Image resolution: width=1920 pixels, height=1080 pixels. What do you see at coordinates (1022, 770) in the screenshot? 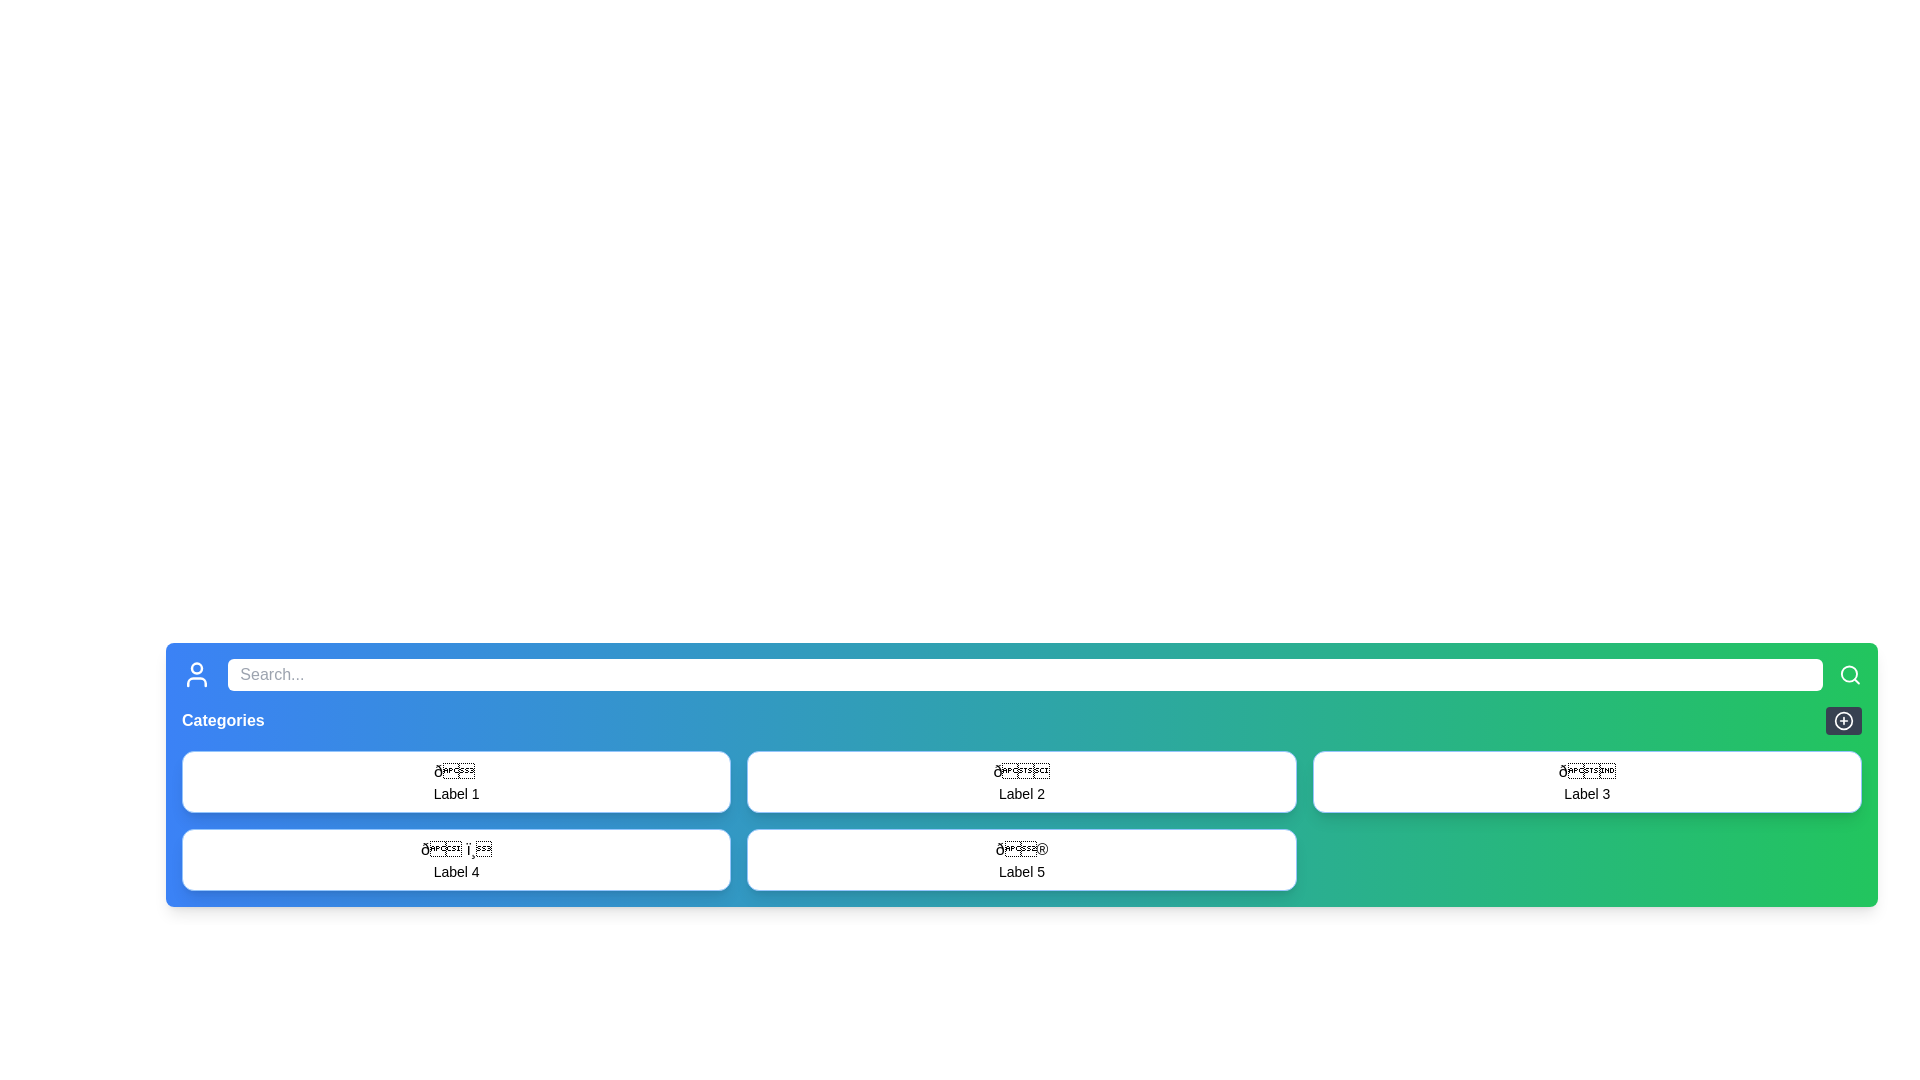
I see `the emoji icon resembling a closed book, which is positioned at the top-center inside the white rounded rectangle labeled 'Label 2'` at bounding box center [1022, 770].